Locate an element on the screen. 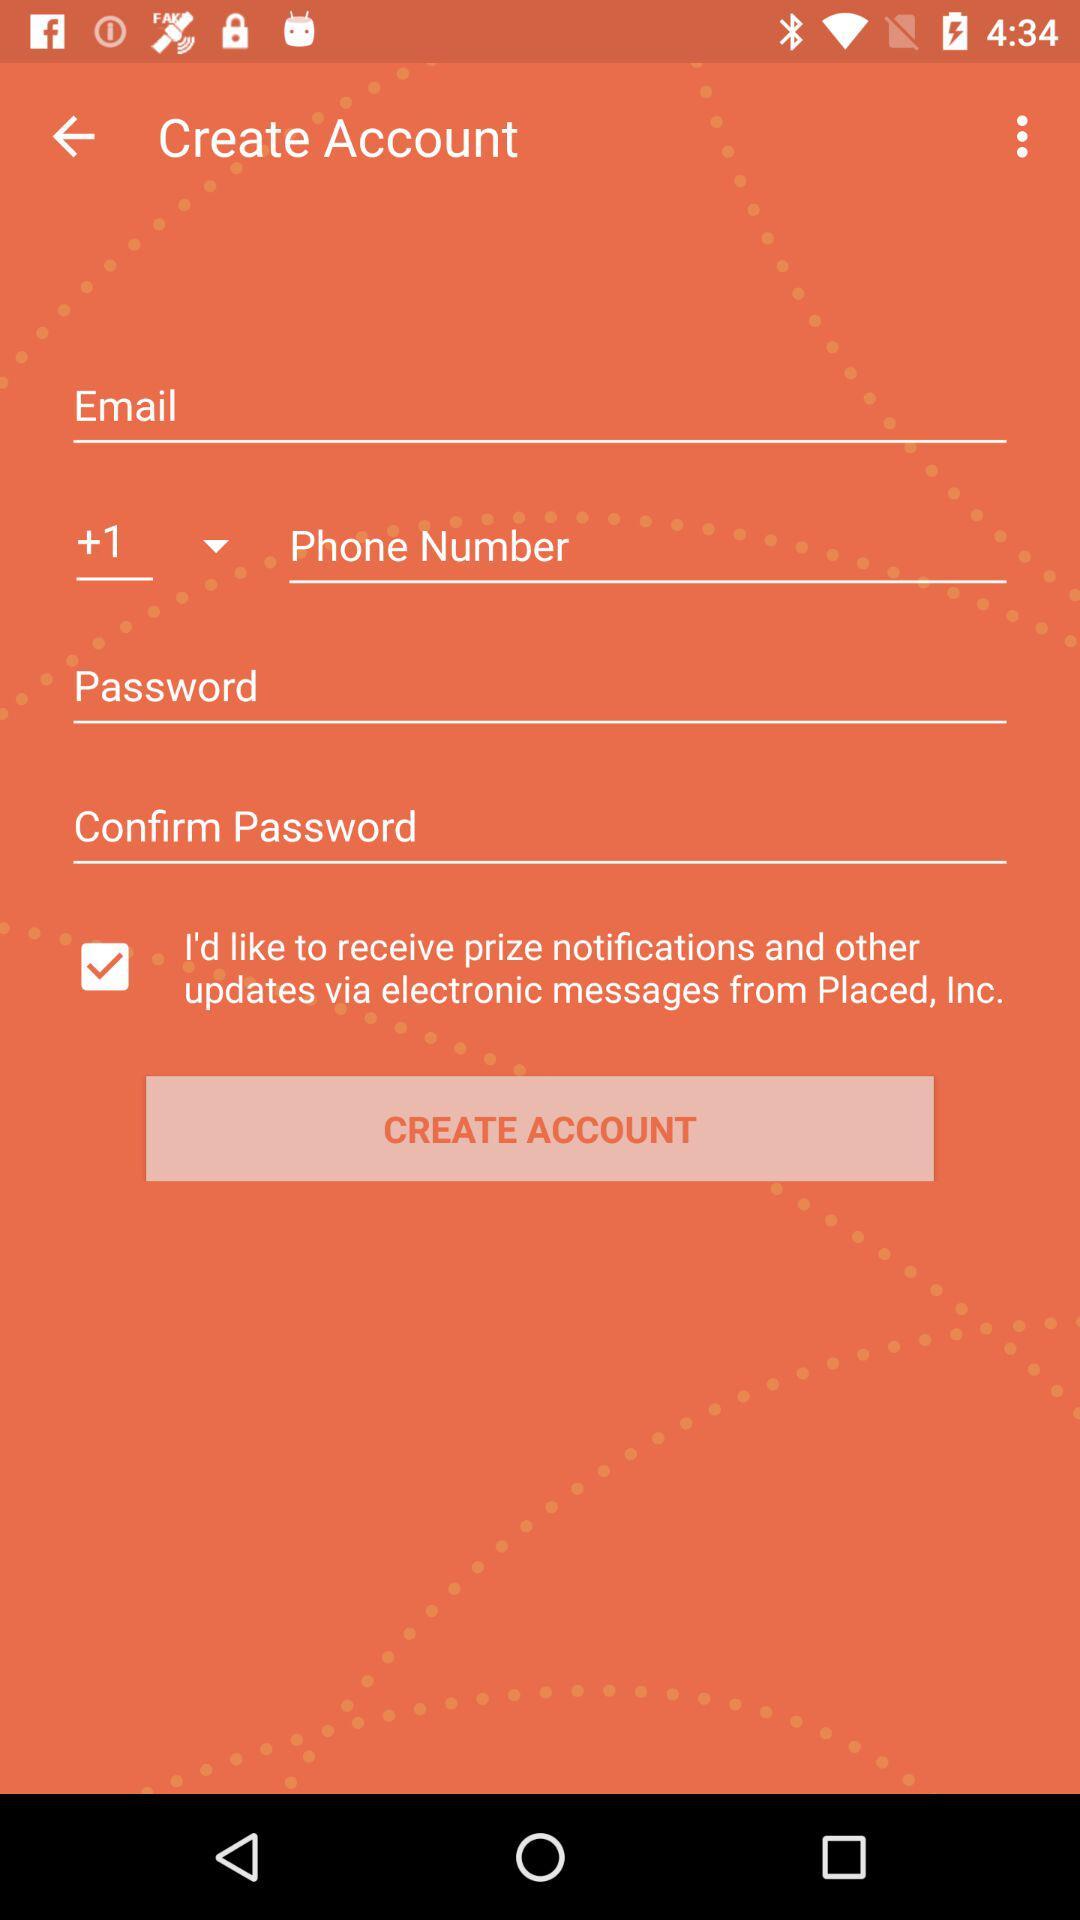  place to enter the phone number is located at coordinates (648, 547).